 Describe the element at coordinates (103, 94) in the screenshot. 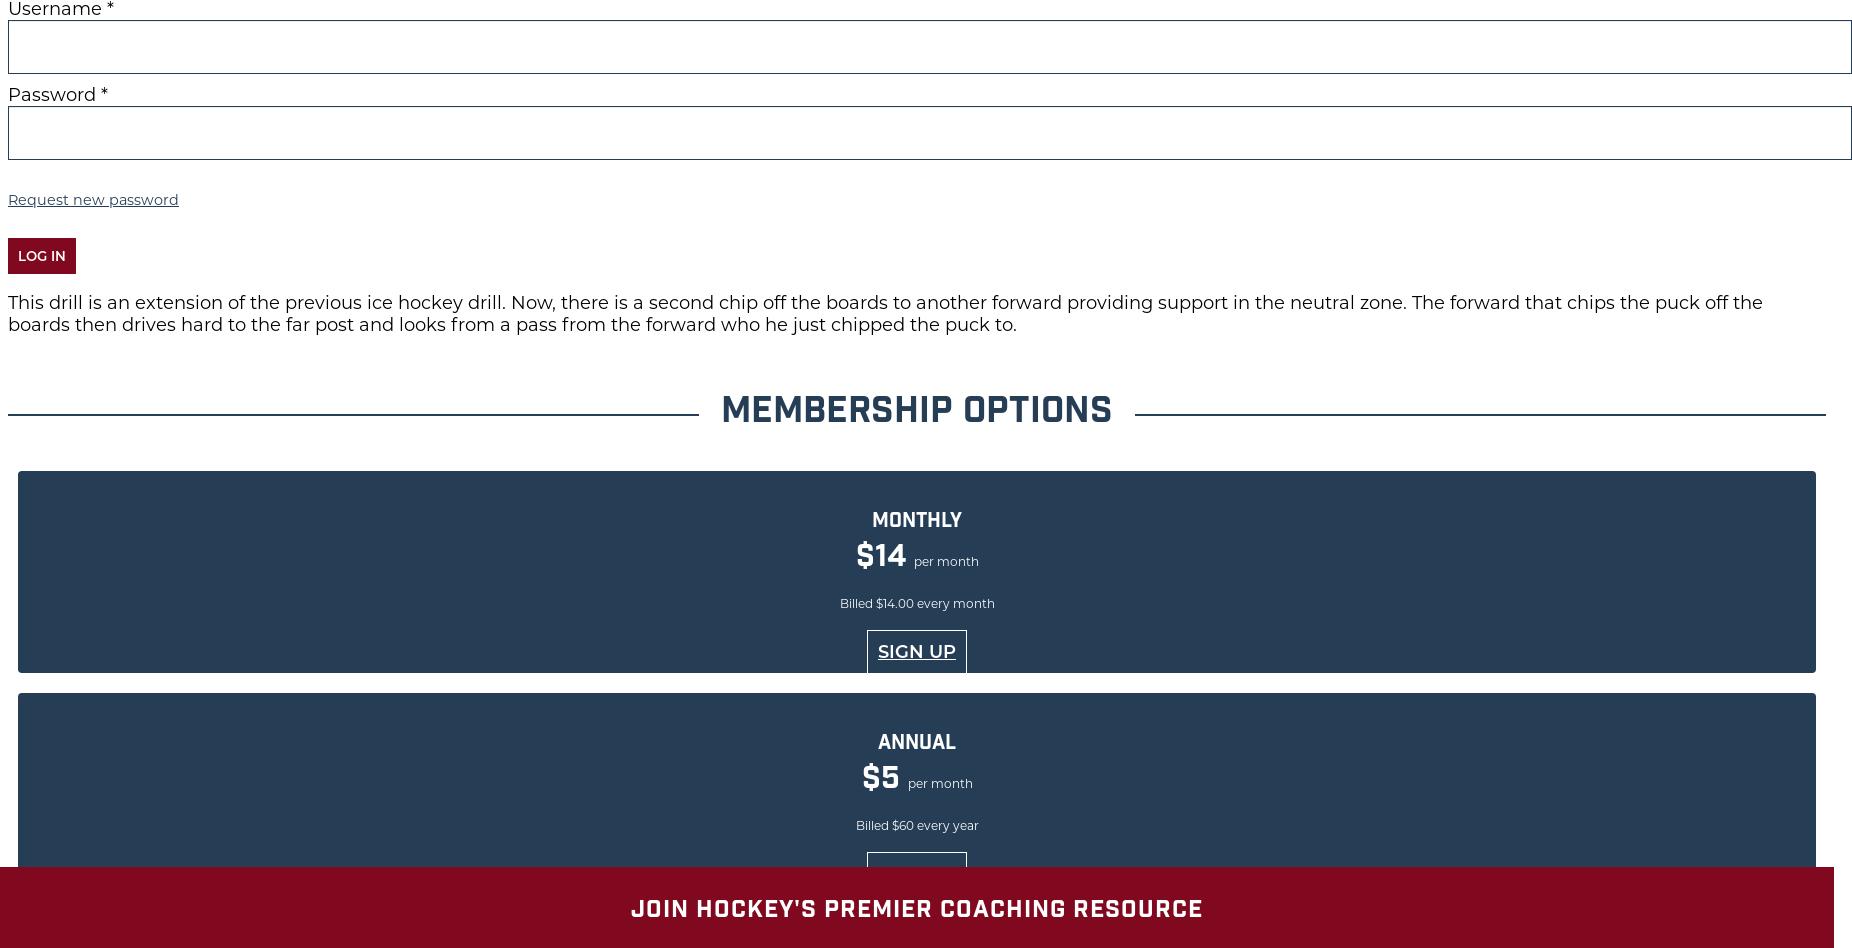

I see `'*'` at that location.